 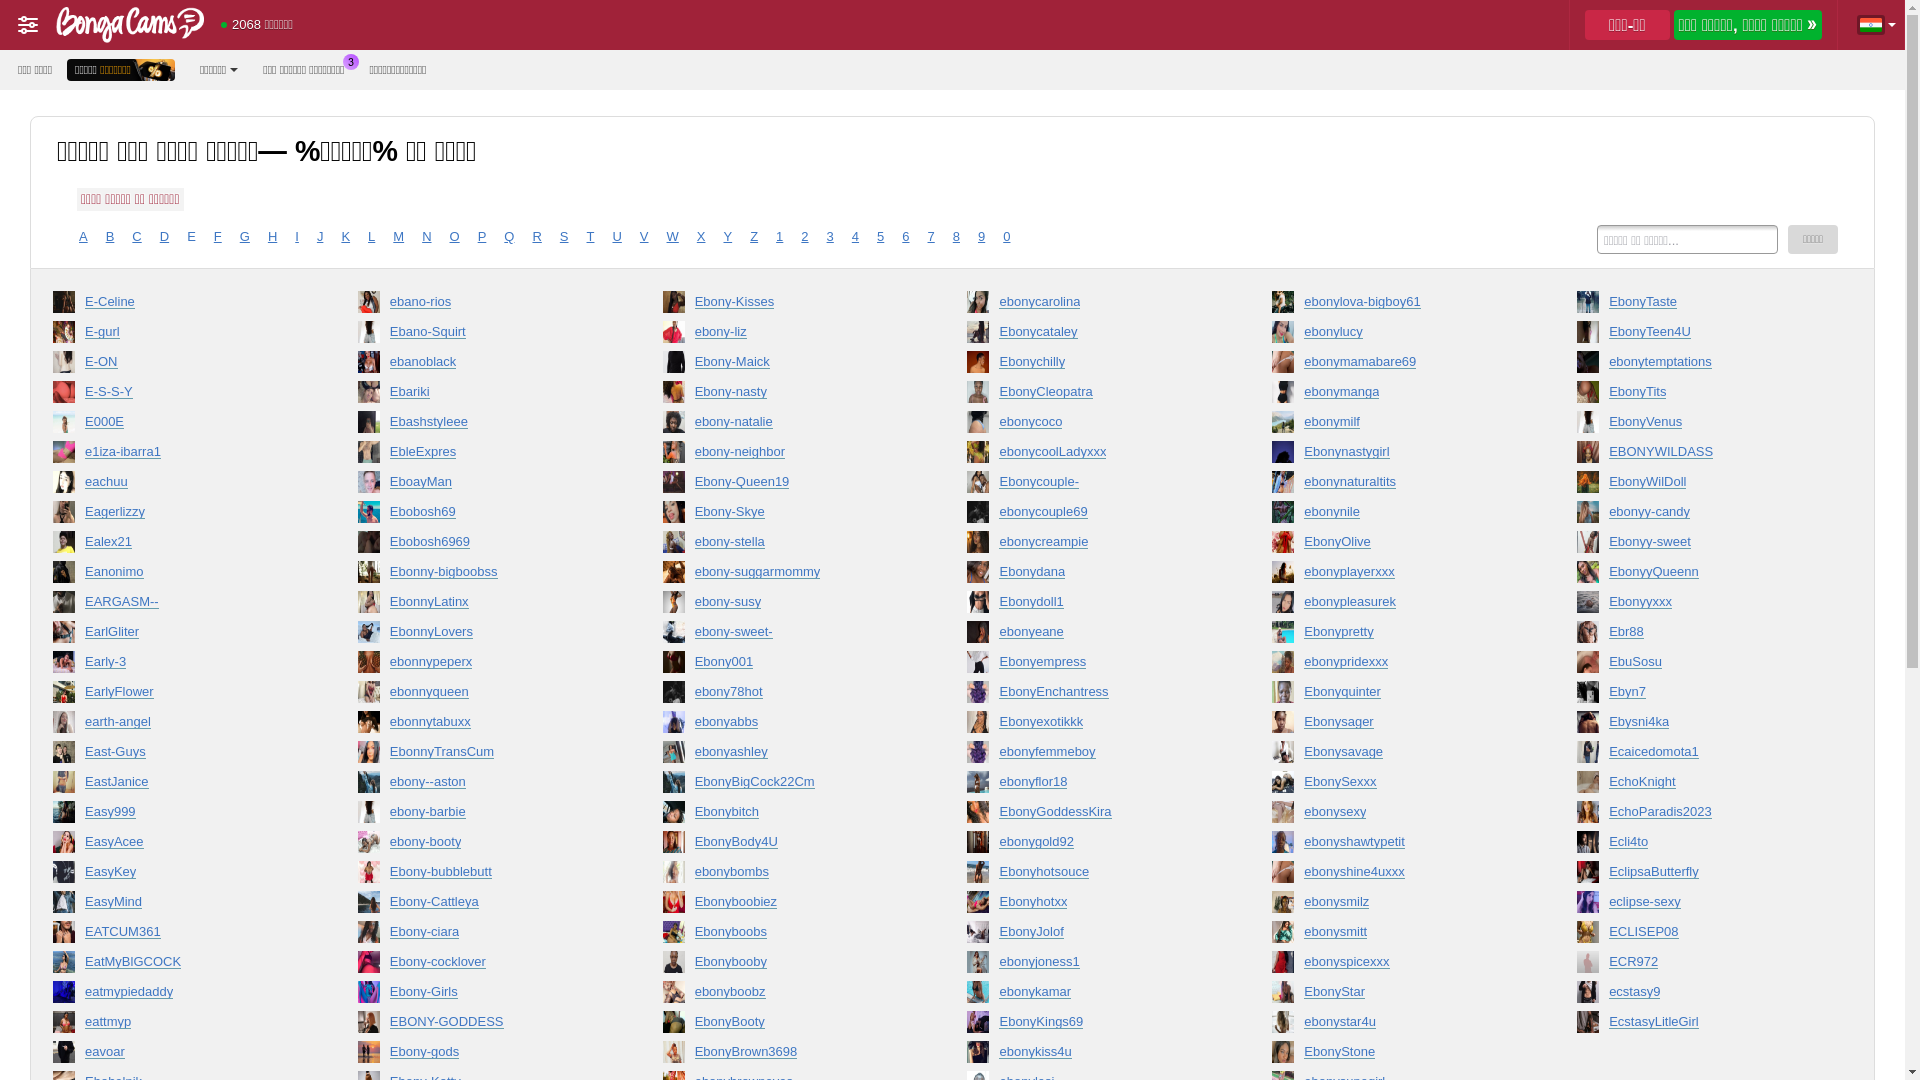 I want to click on 'ebonymanga', so click(x=1395, y=396).